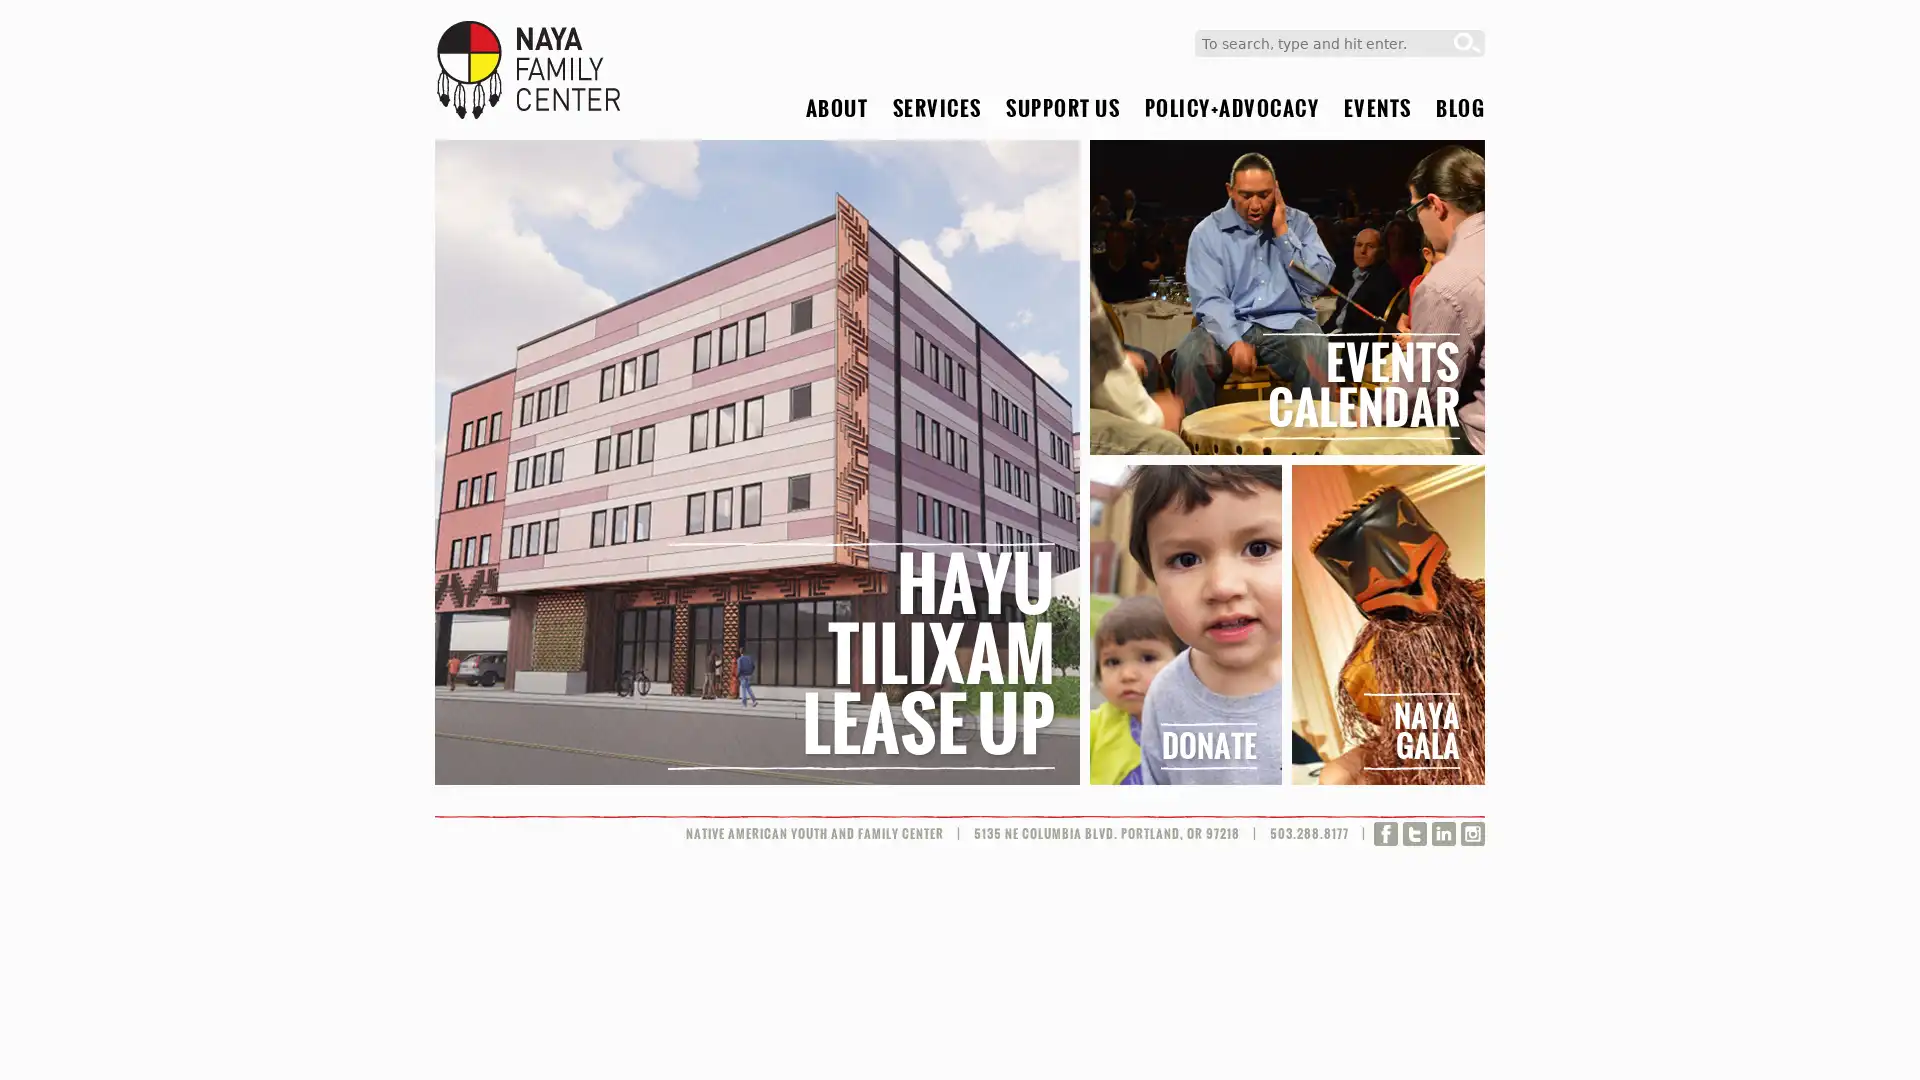 The height and width of the screenshot is (1080, 1920). I want to click on Search, so click(1467, 43).